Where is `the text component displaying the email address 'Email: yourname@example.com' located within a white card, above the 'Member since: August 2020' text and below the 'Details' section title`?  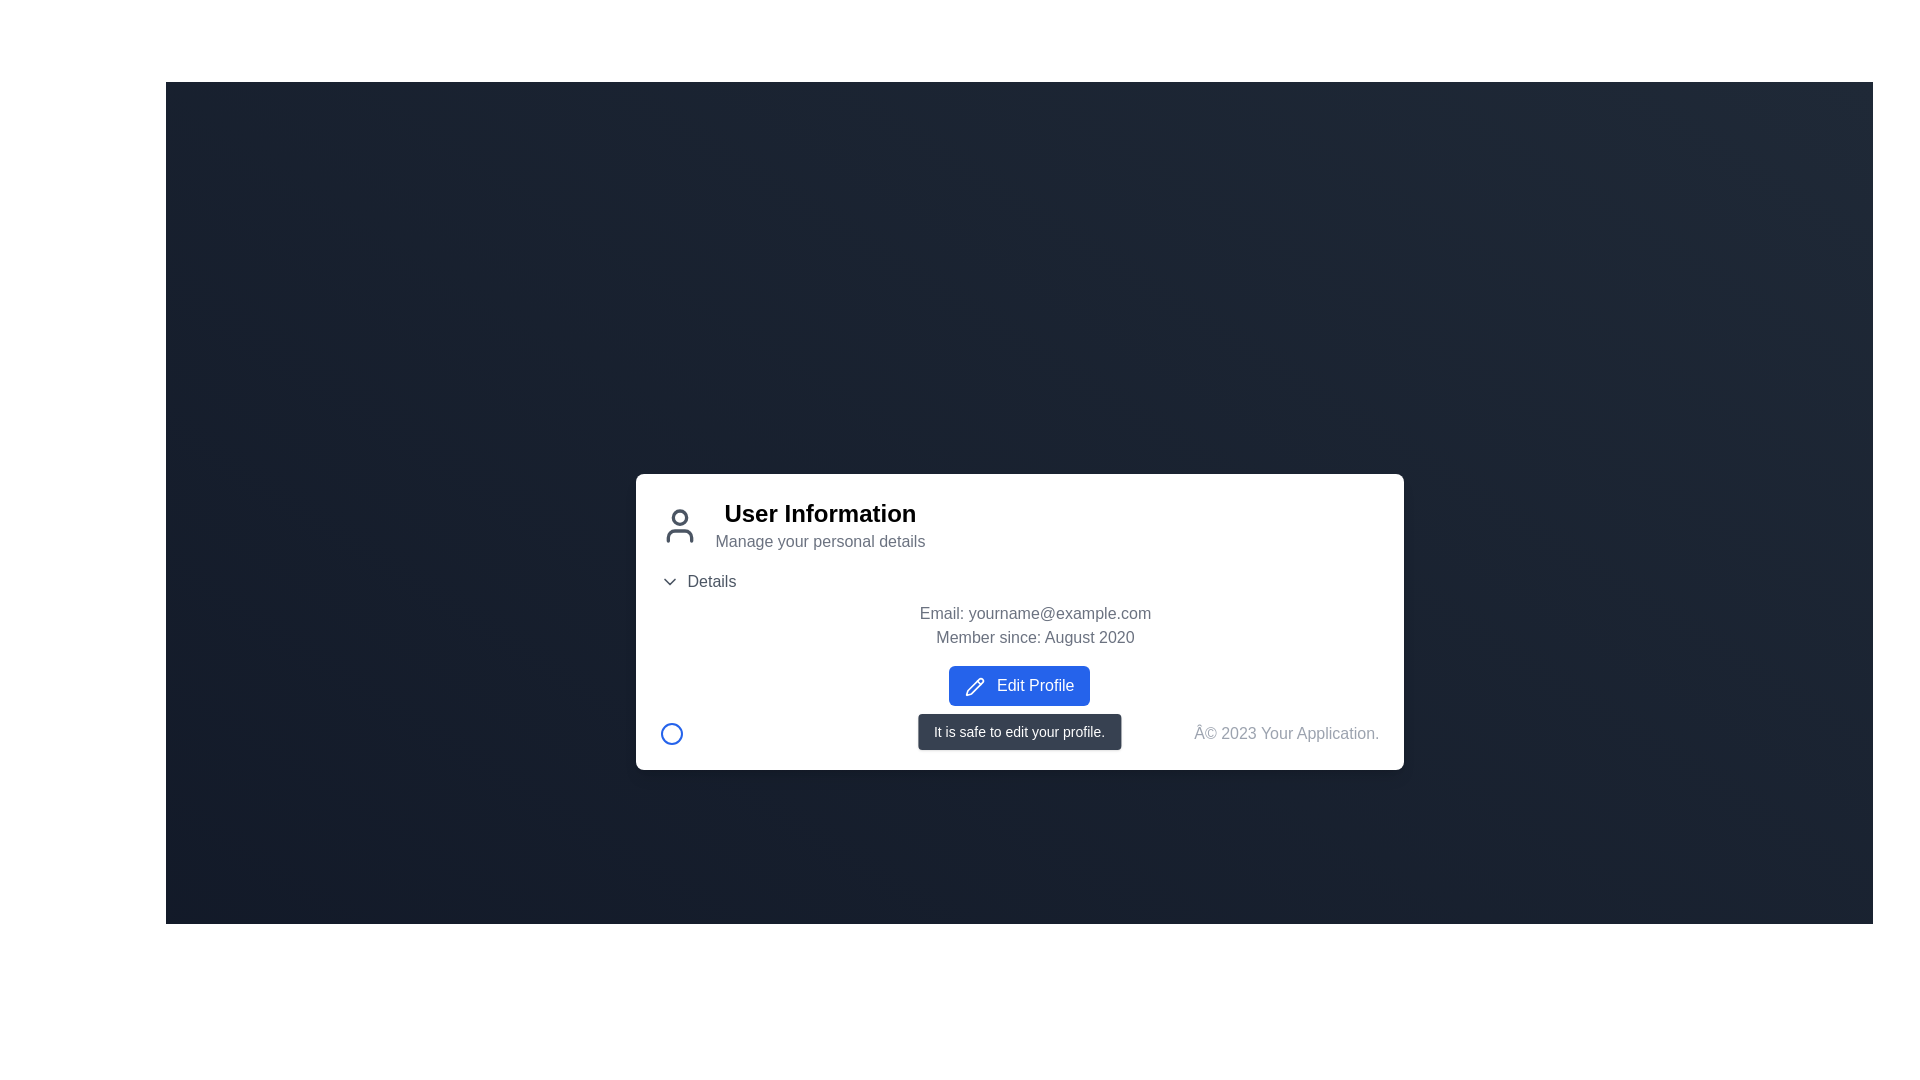 the text component displaying the email address 'Email: yourname@example.com' located within a white card, above the 'Member since: August 2020' text and below the 'Details' section title is located at coordinates (1035, 612).